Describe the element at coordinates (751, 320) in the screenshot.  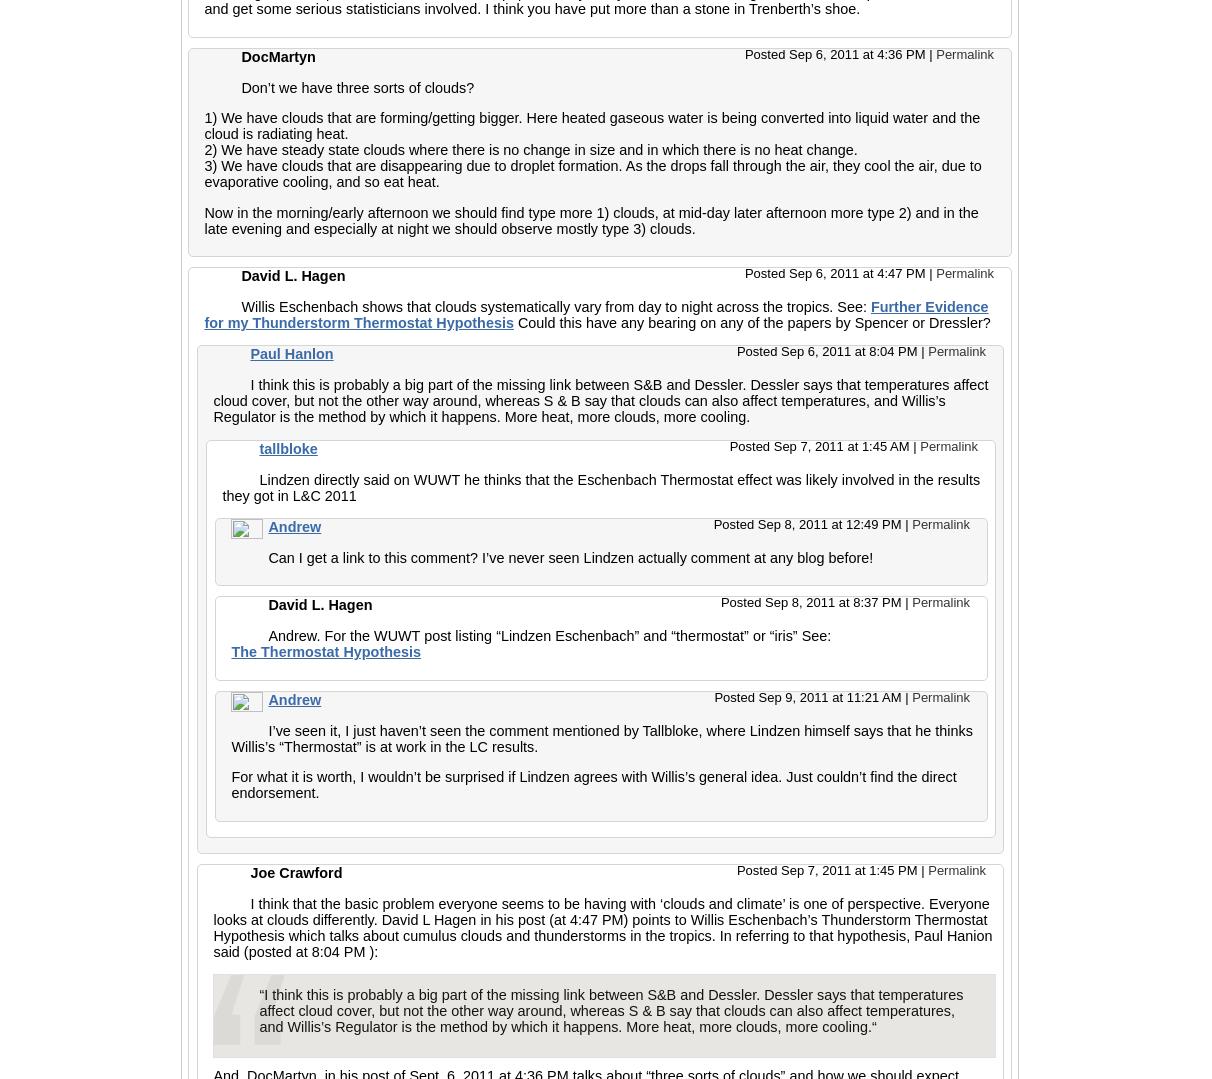
I see `'Could this have any bearing on any of the papers by Spencer or Dressler?'` at that location.